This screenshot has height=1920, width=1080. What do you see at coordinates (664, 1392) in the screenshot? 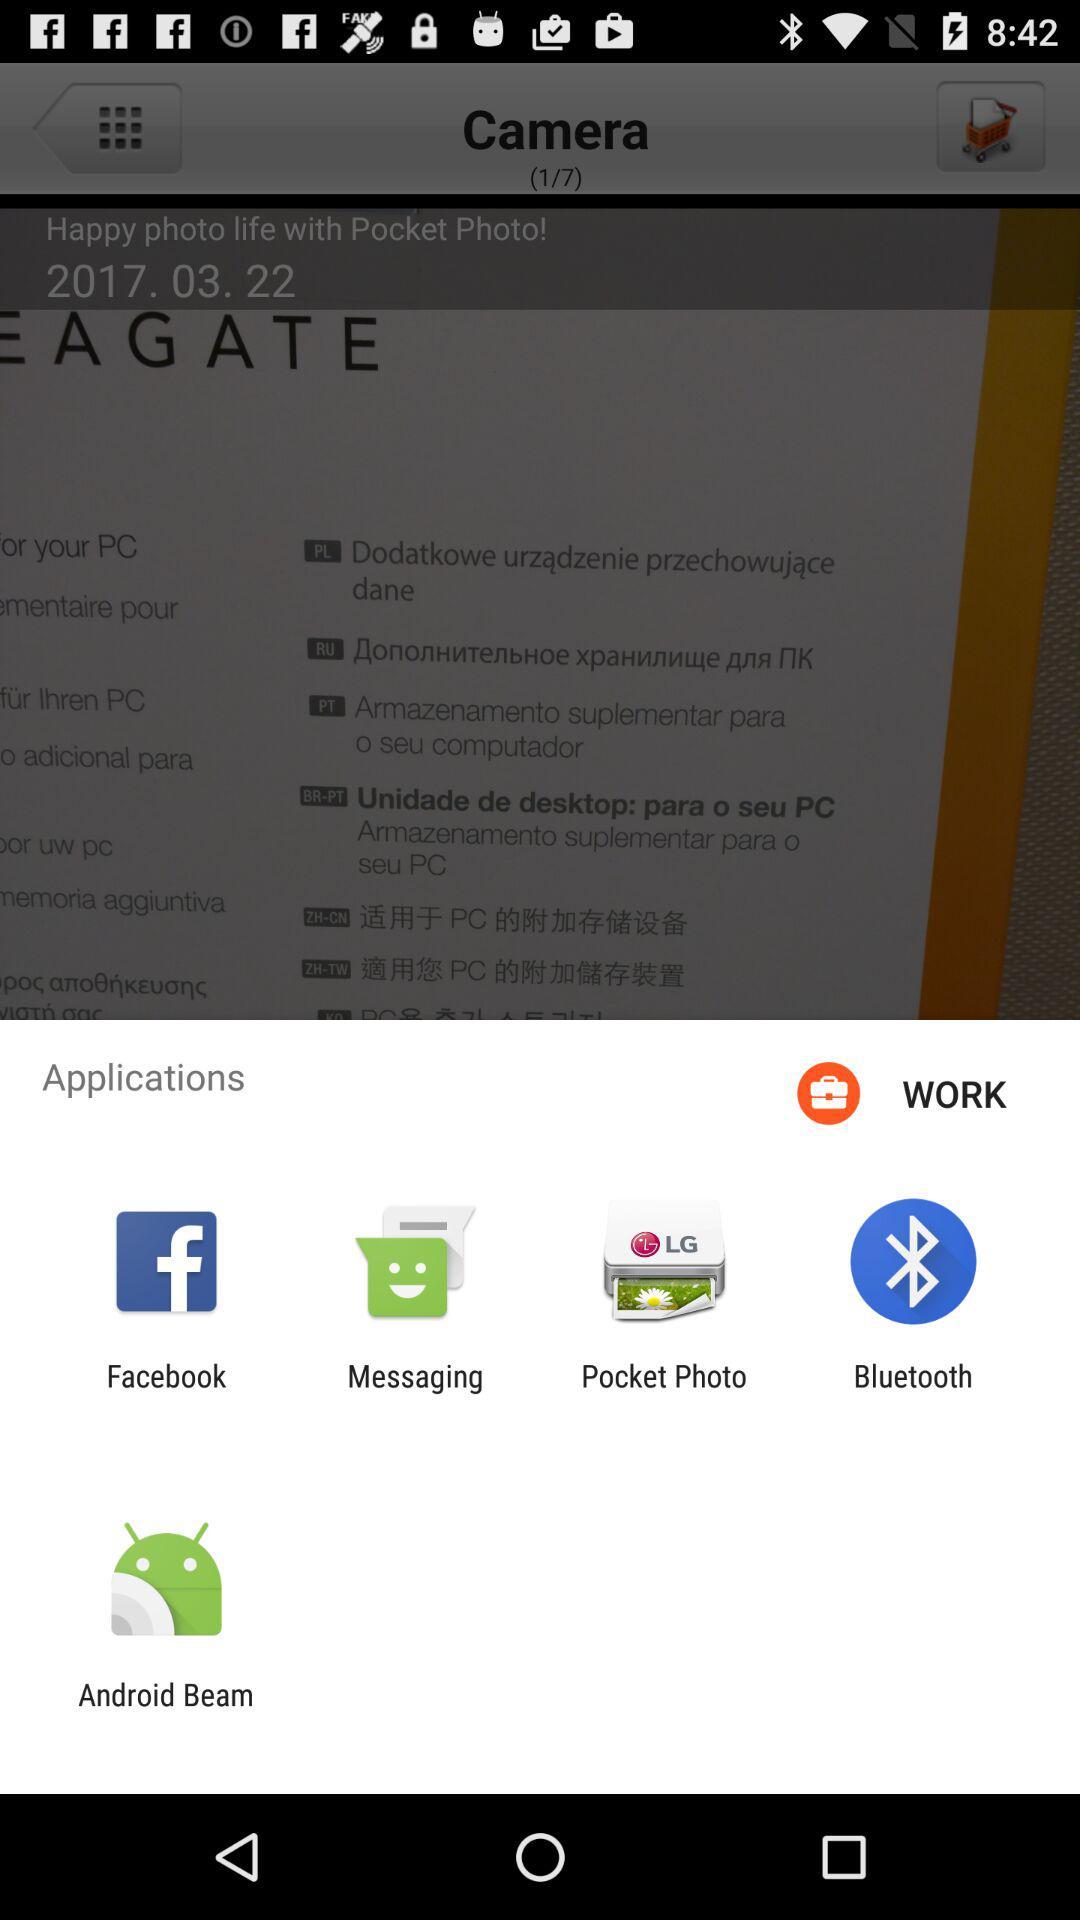
I see `icon to the left of bluetooth` at bounding box center [664, 1392].